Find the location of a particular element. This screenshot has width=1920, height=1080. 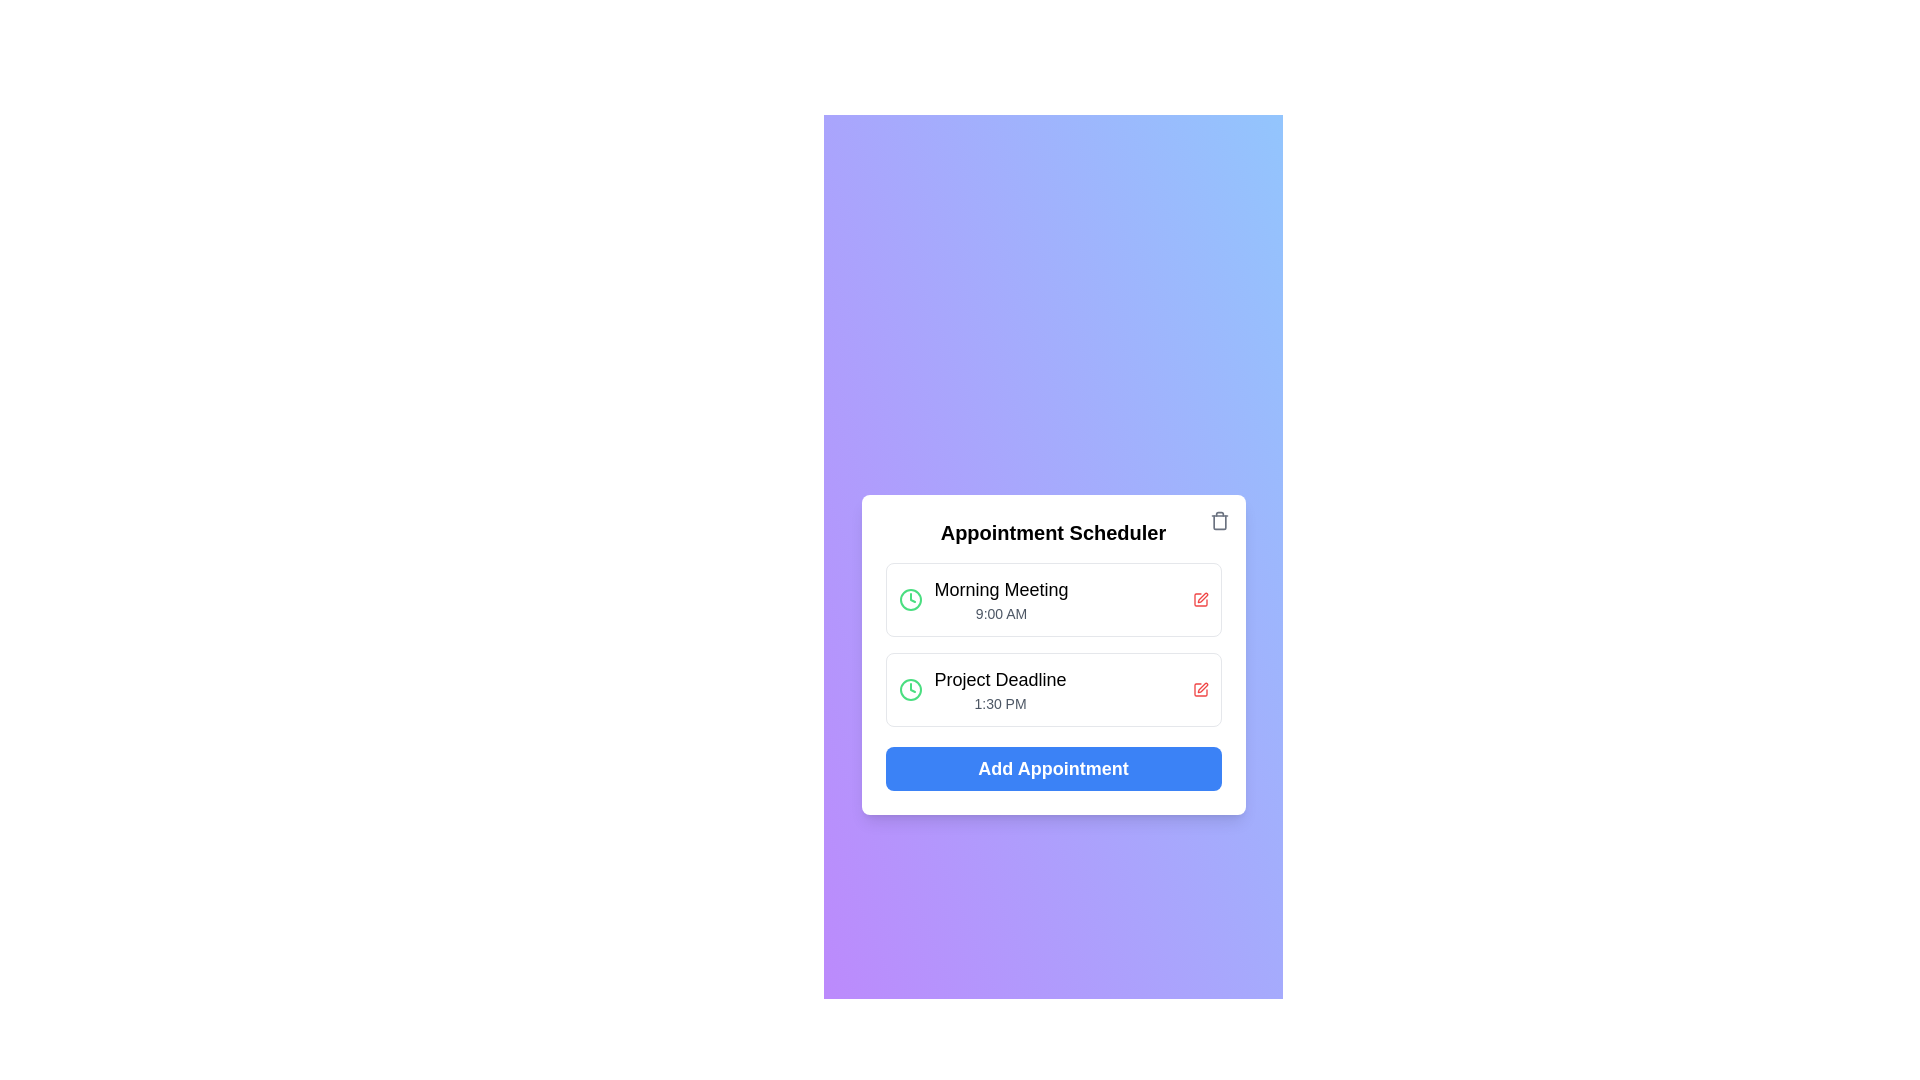

the Information display element that shows 'Project Deadline' with a green clock icon to its left, located below 'Morning Meeting' and above 'Add Appointment' is located at coordinates (982, 689).